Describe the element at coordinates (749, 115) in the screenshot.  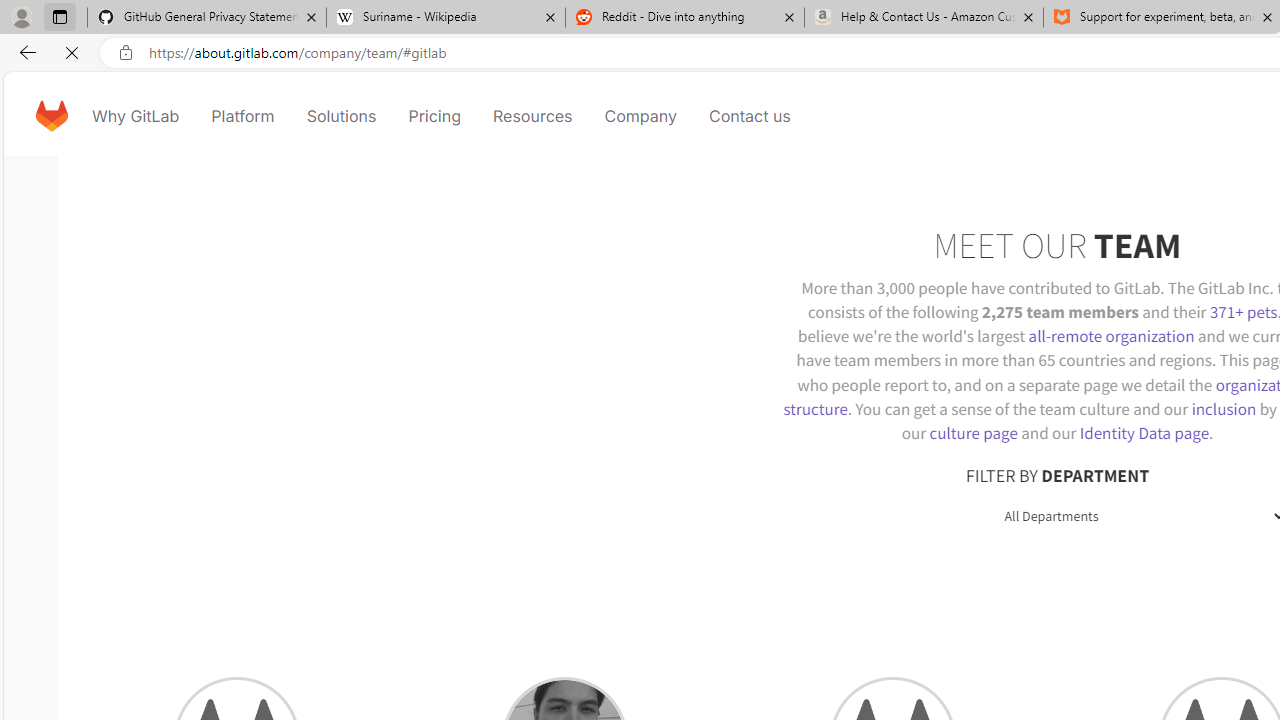
I see `'Contact us'` at that location.